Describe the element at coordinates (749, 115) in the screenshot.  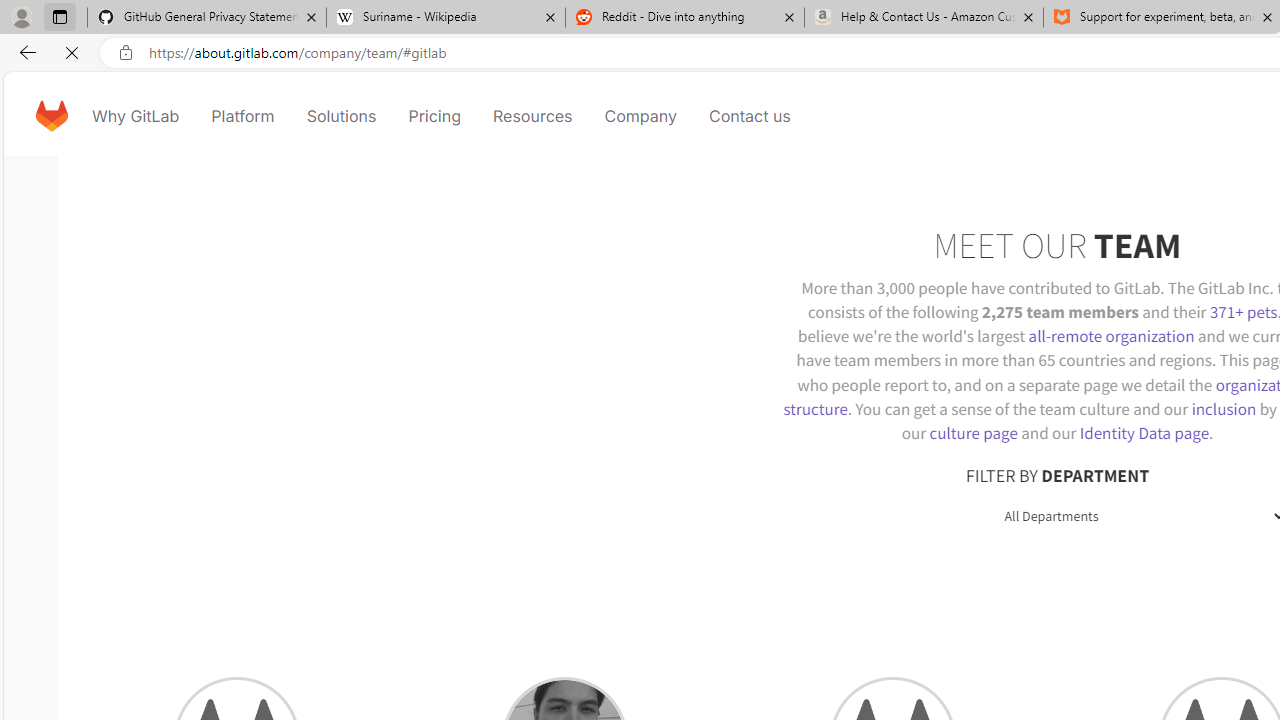
I see `'Contact us'` at that location.